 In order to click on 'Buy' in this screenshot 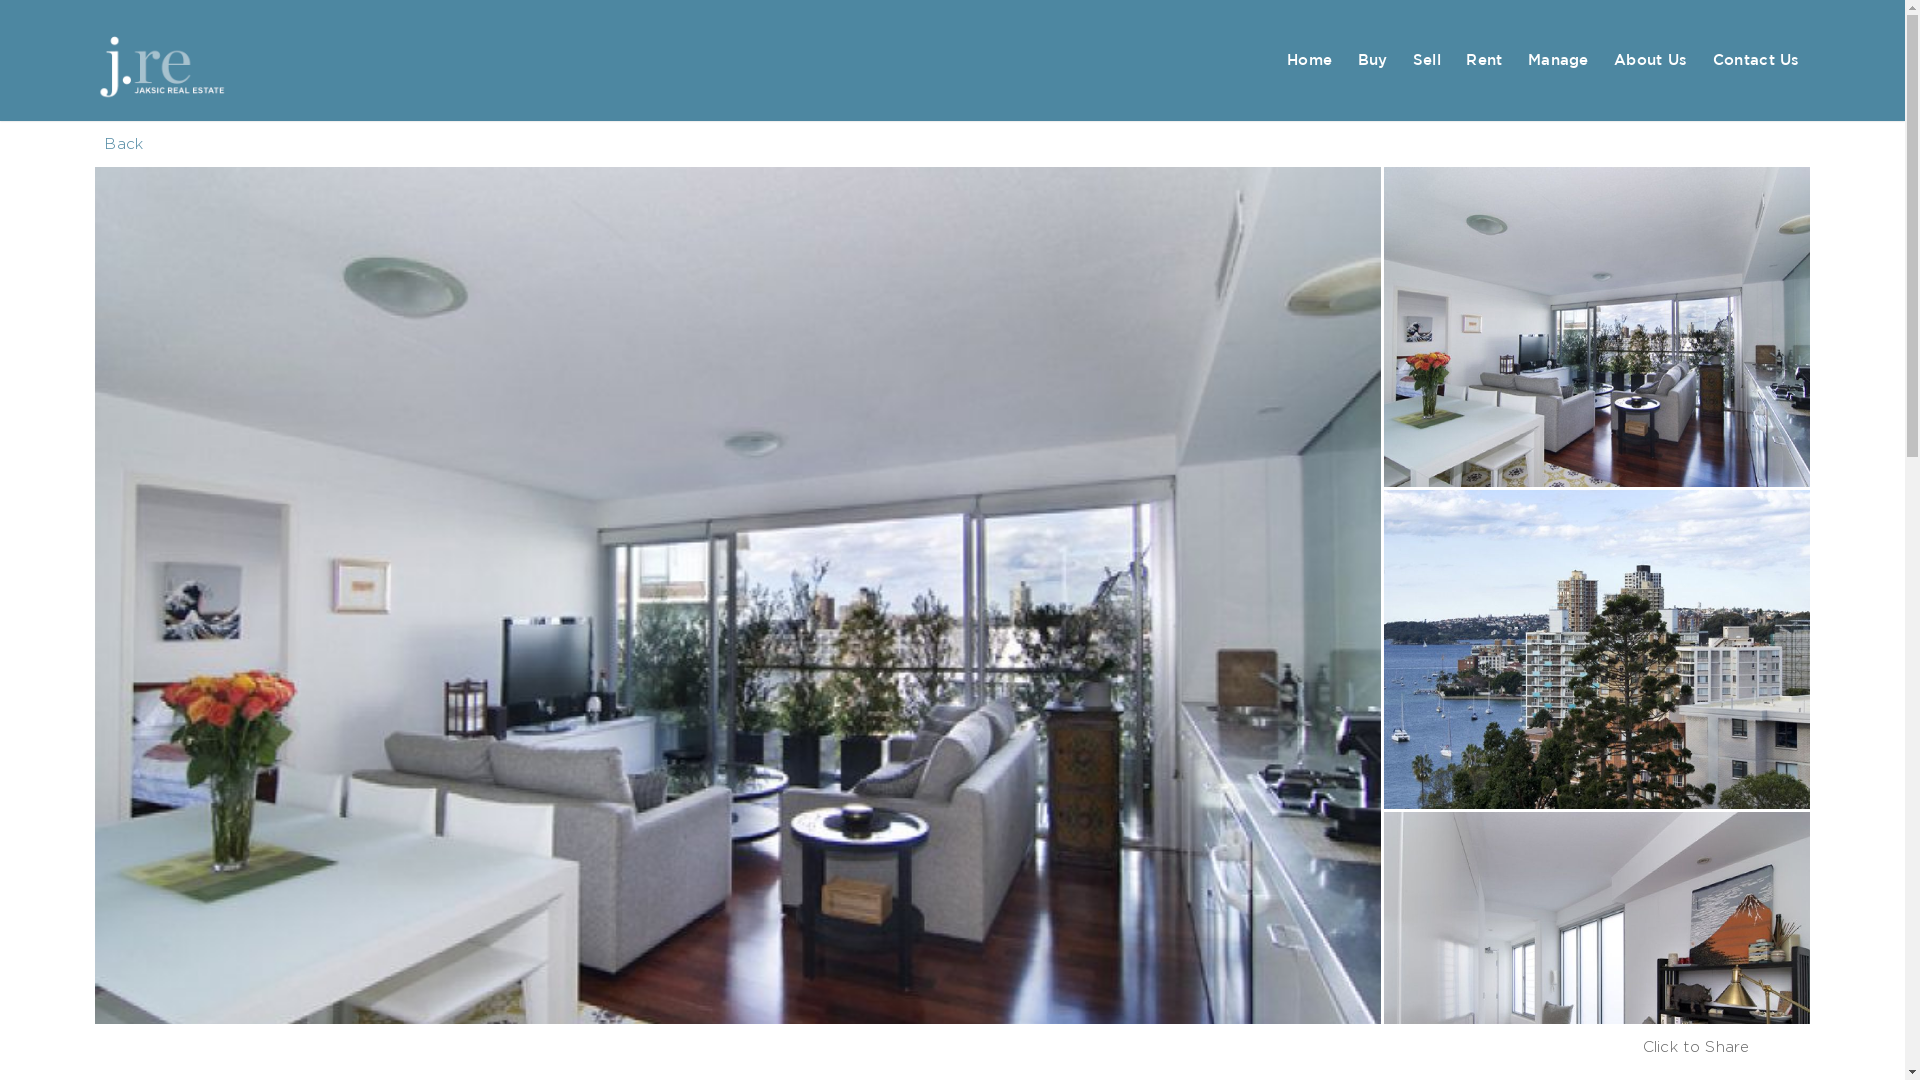, I will do `click(1371, 59)`.